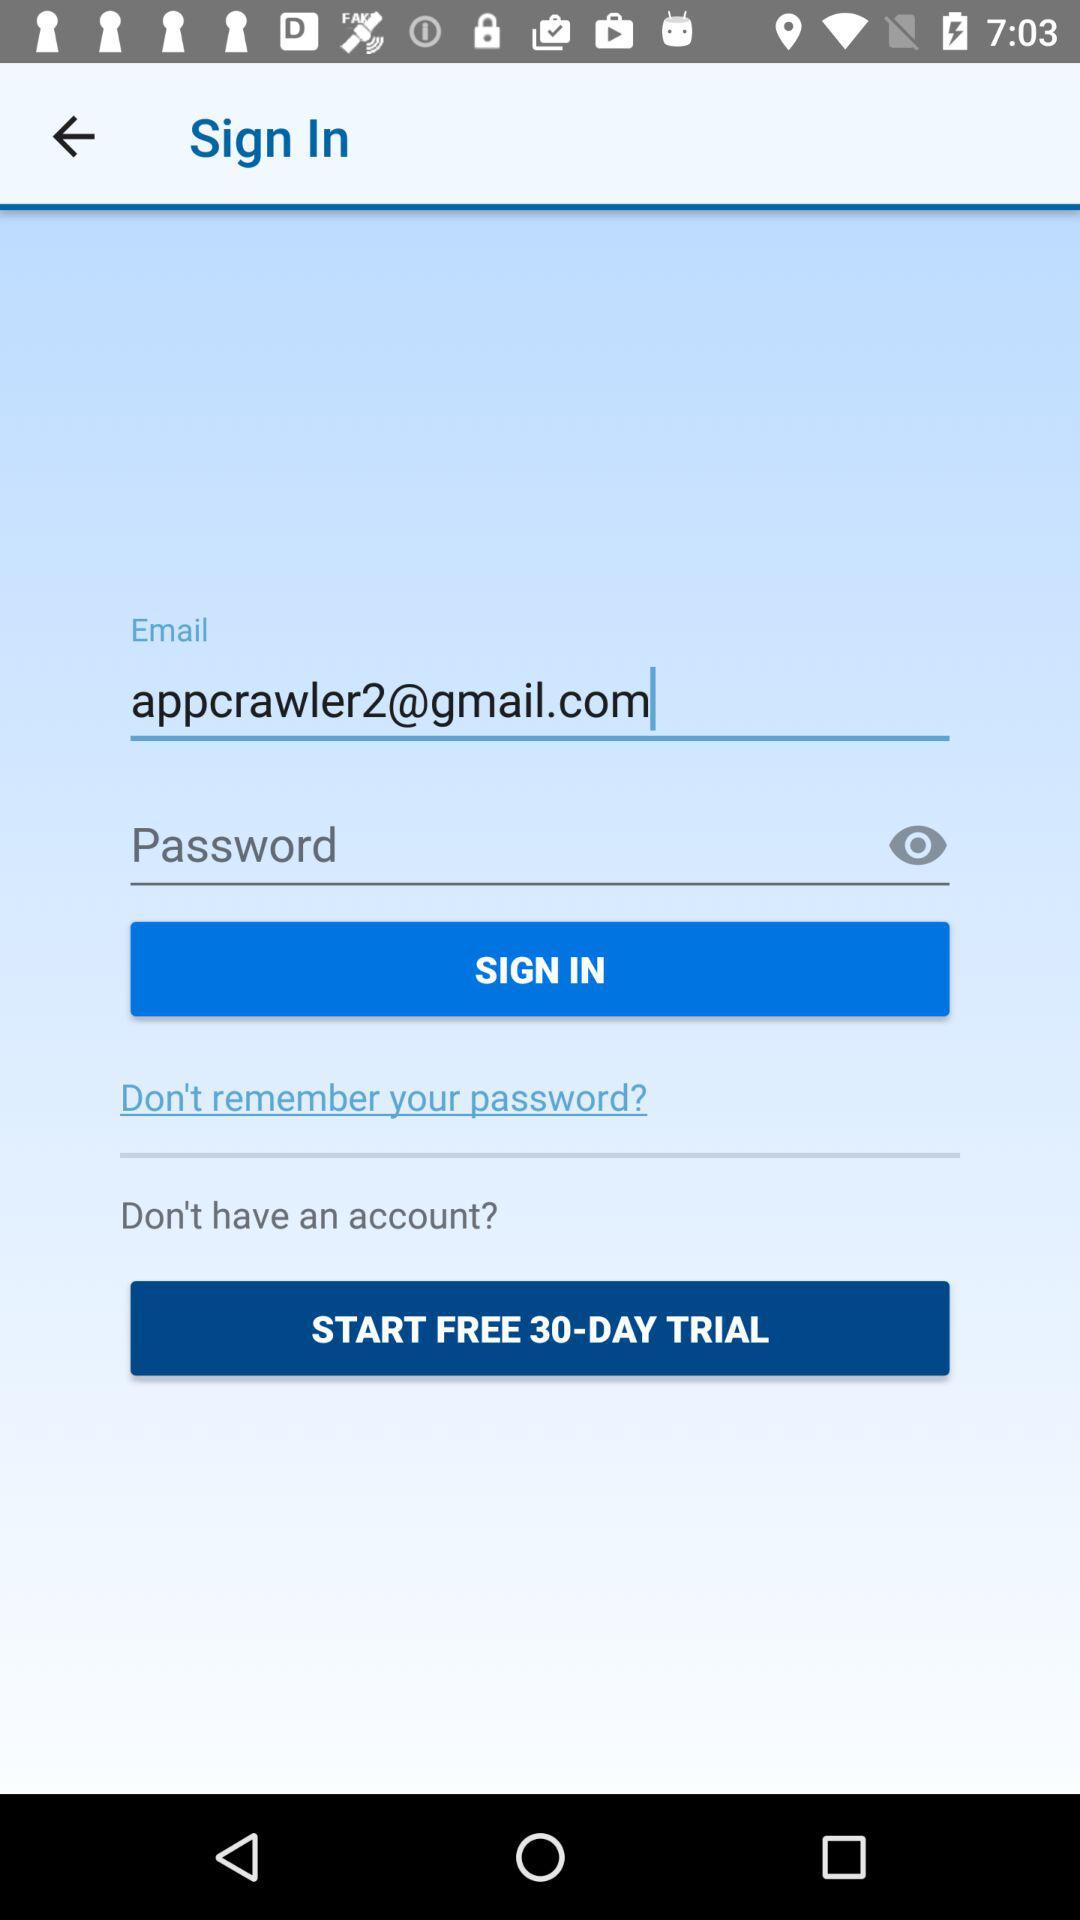 The width and height of the screenshot is (1080, 1920). I want to click on show password, so click(918, 846).